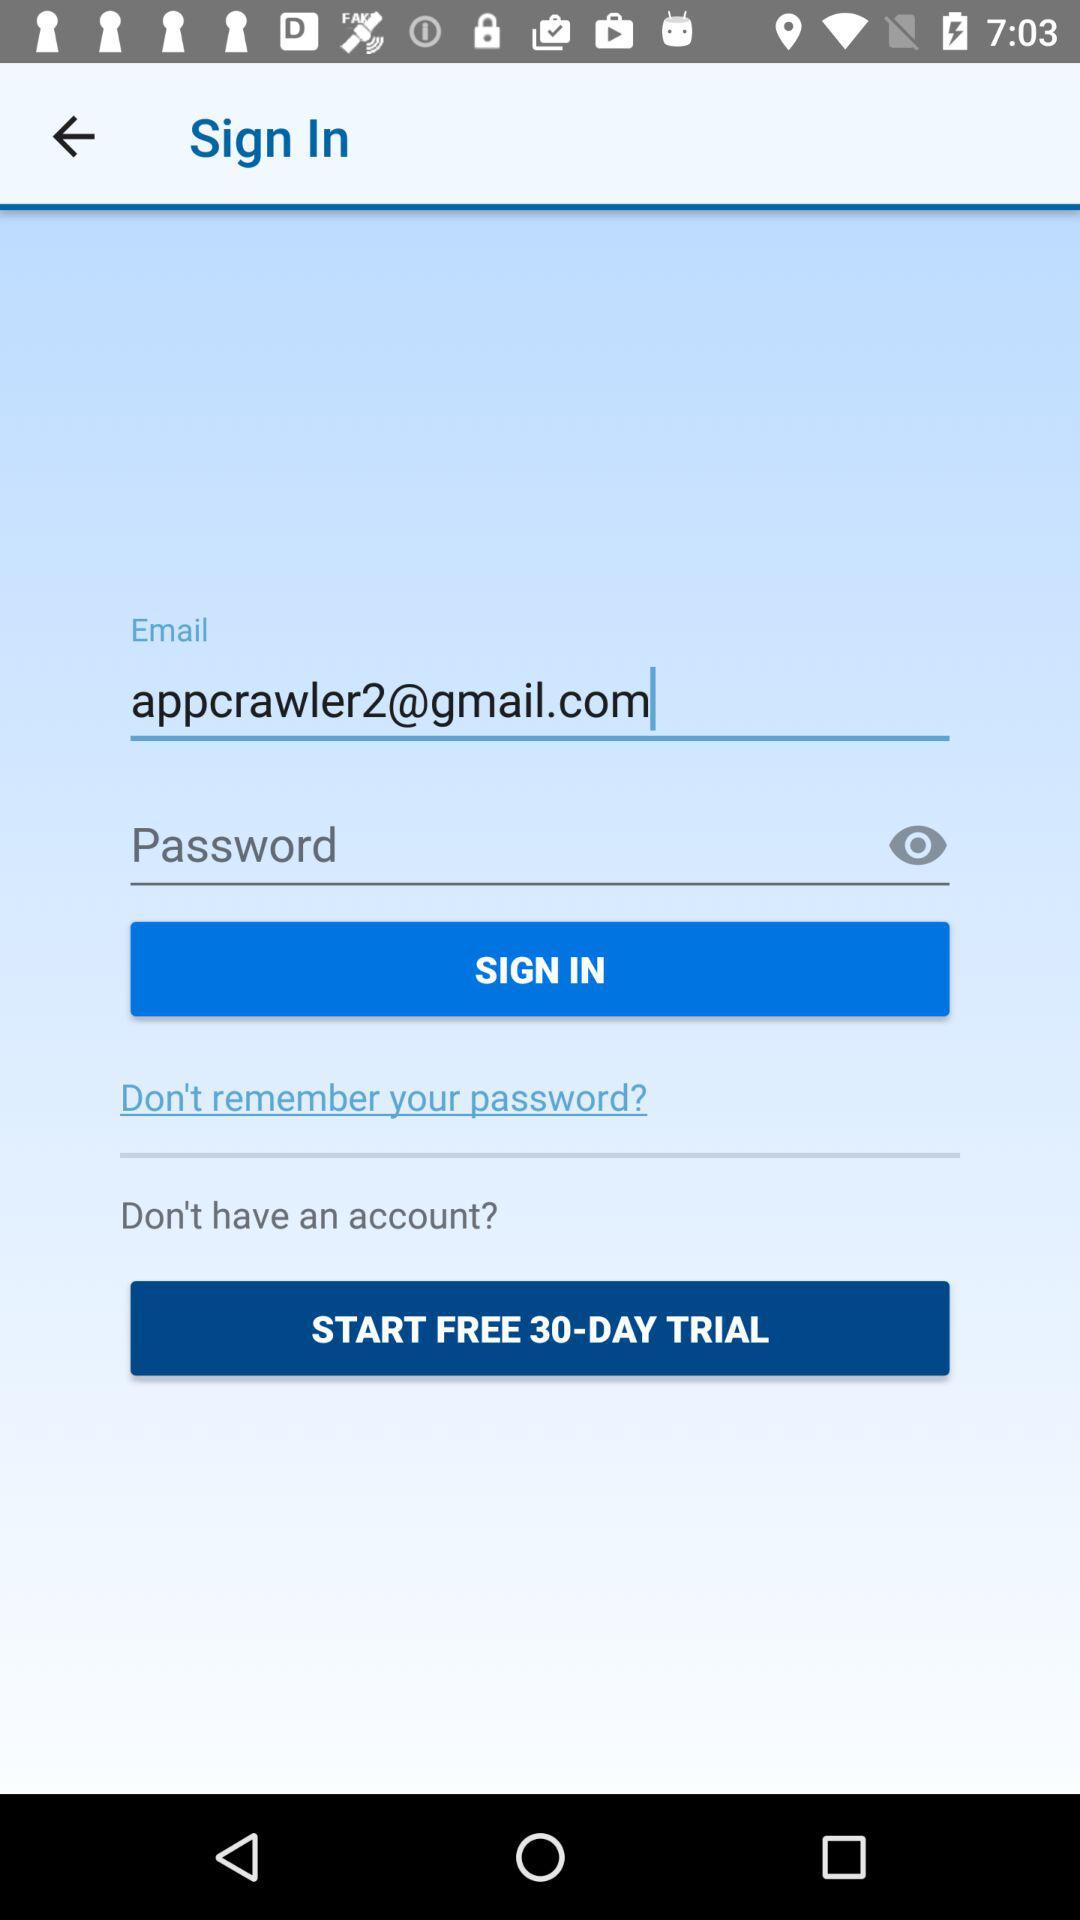 The width and height of the screenshot is (1080, 1920). I want to click on show password, so click(918, 846).